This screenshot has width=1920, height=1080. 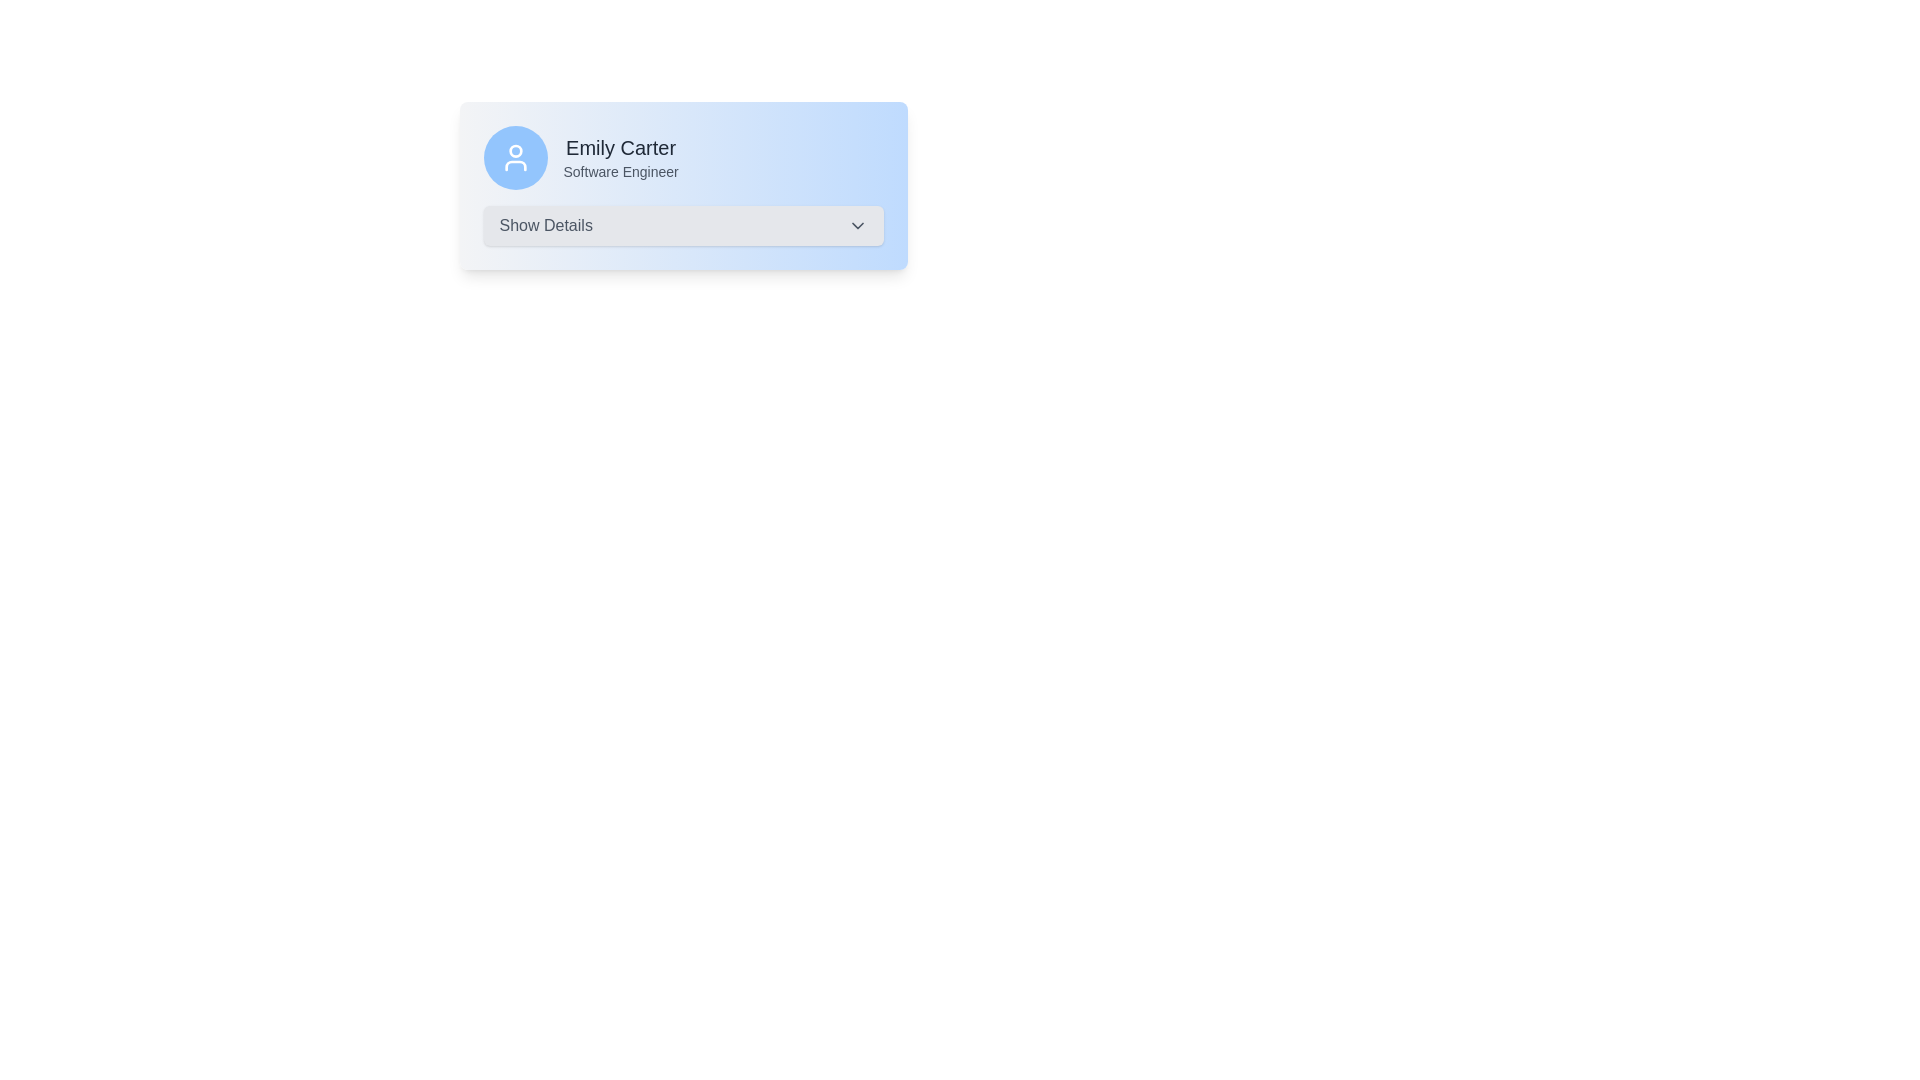 I want to click on the Text Label displaying the individual's name at the top right of the profile card layout, so click(x=620, y=146).